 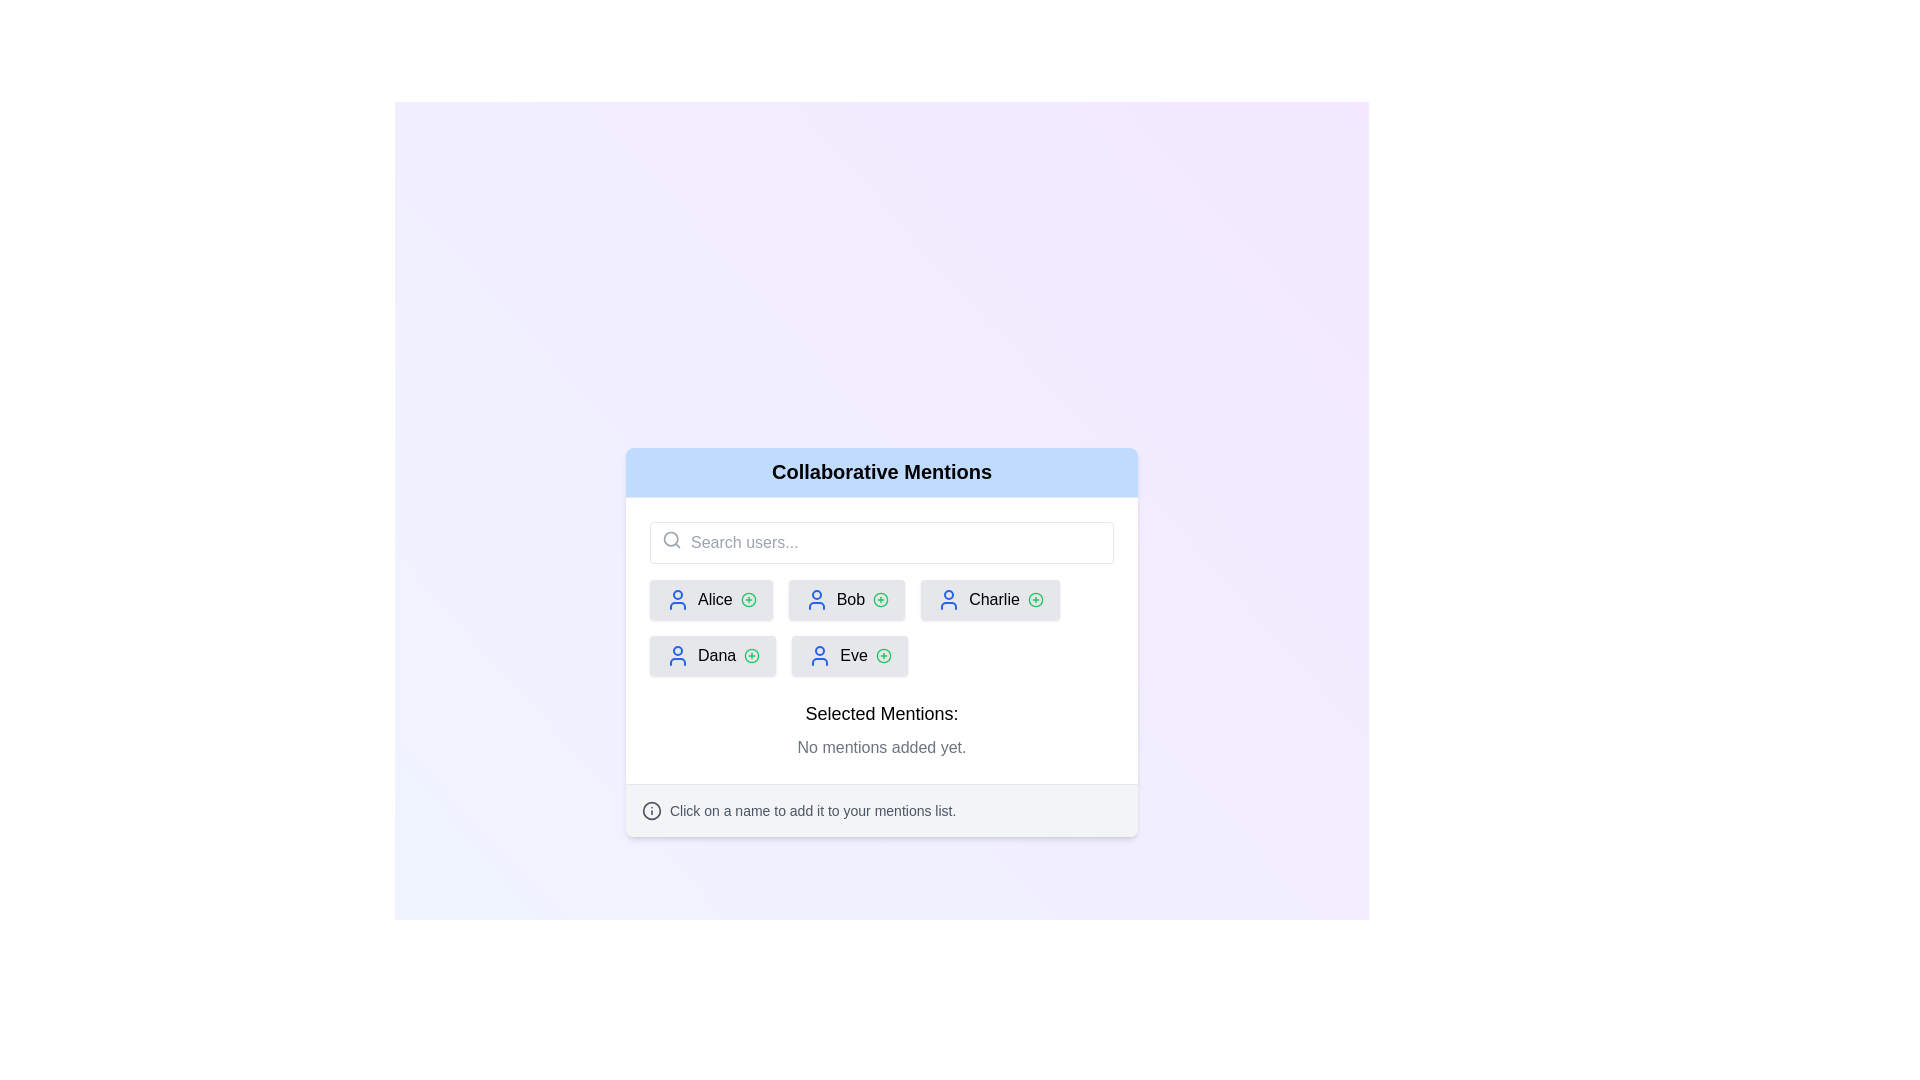 What do you see at coordinates (882, 655) in the screenshot?
I see `the 'Add' button icon related to the 'Eve' user` at bounding box center [882, 655].